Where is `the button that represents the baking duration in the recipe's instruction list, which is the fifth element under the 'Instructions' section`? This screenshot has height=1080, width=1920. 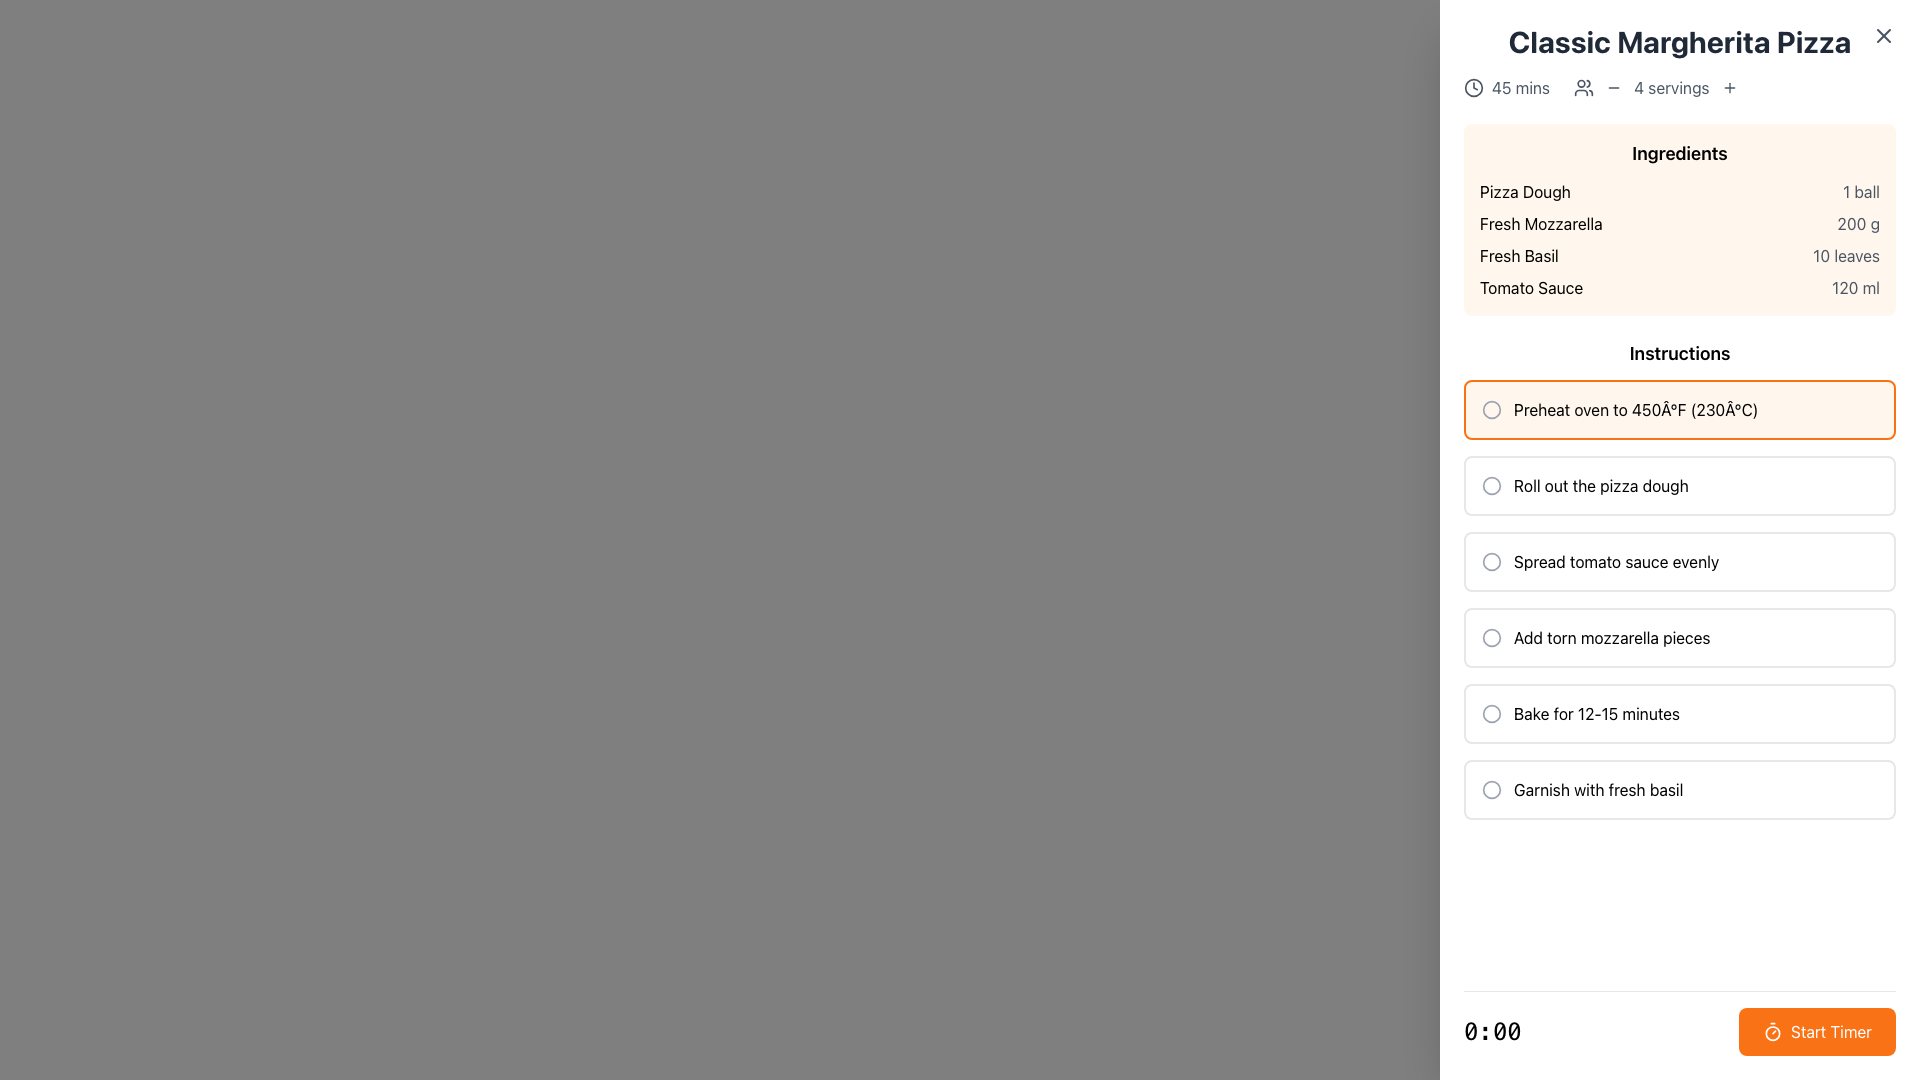 the button that represents the baking duration in the recipe's instruction list, which is the fifth element under the 'Instructions' section is located at coordinates (1680, 712).